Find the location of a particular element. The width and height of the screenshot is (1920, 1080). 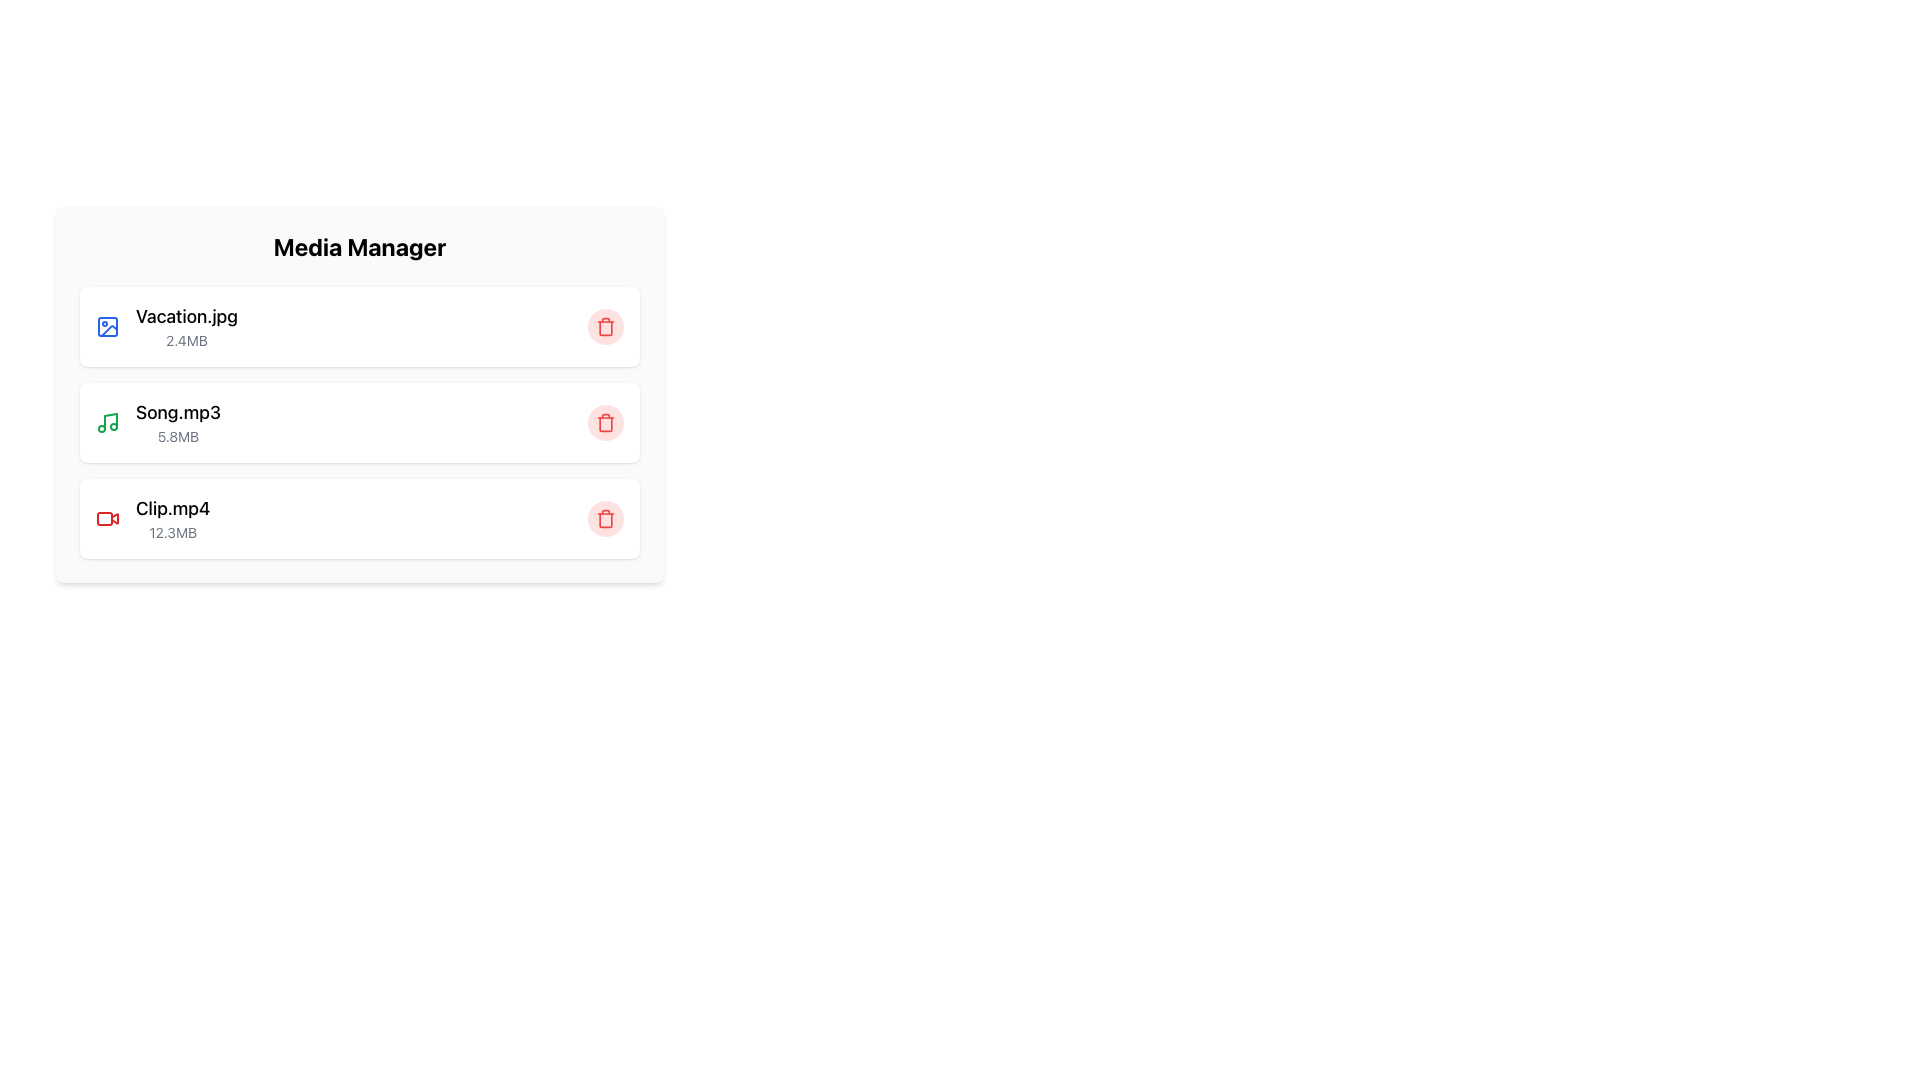

the text label displaying 'Song.mp3' with the size indication '5.8MB' in the second file card of the Media Manager interface is located at coordinates (157, 422).